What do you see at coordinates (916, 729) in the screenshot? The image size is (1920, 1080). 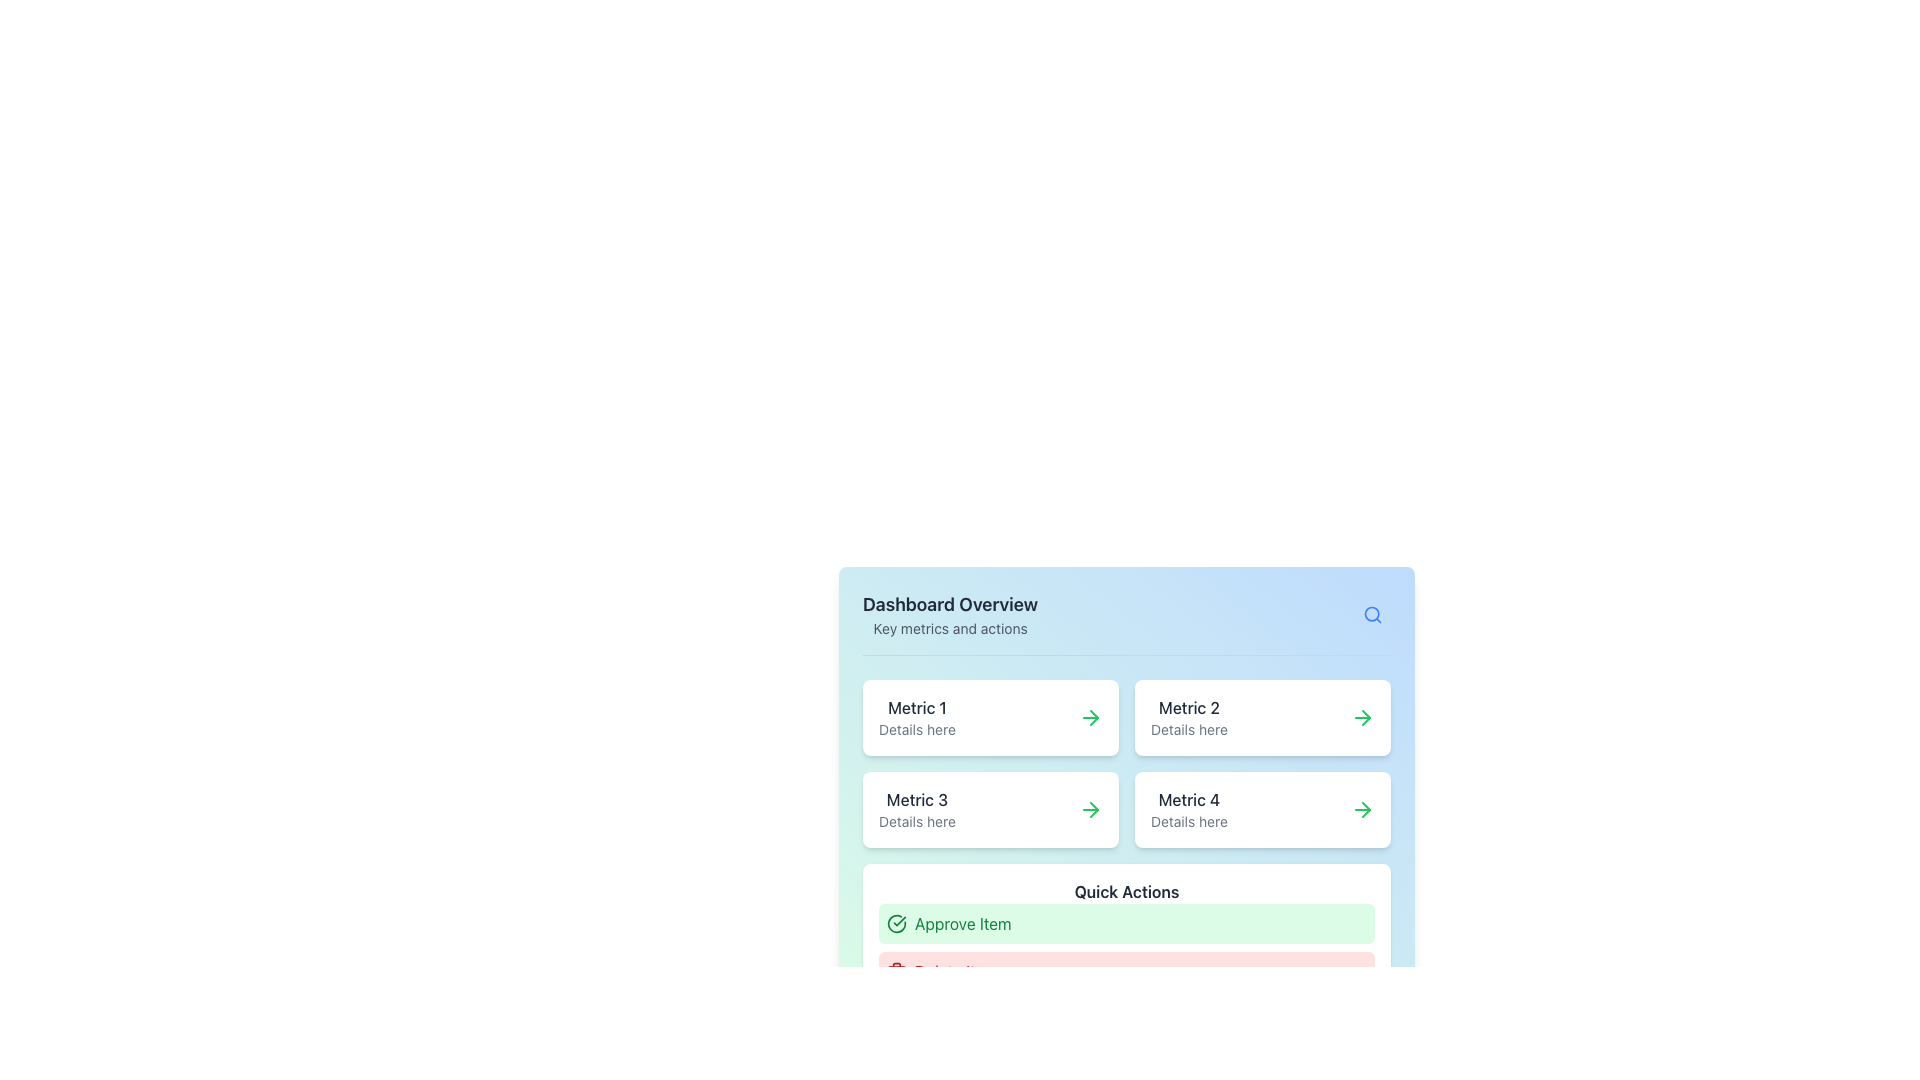 I see `the text label displaying 'Details here', which is located directly under the bold text 'Metric 1' in the first card of the grid layout` at bounding box center [916, 729].